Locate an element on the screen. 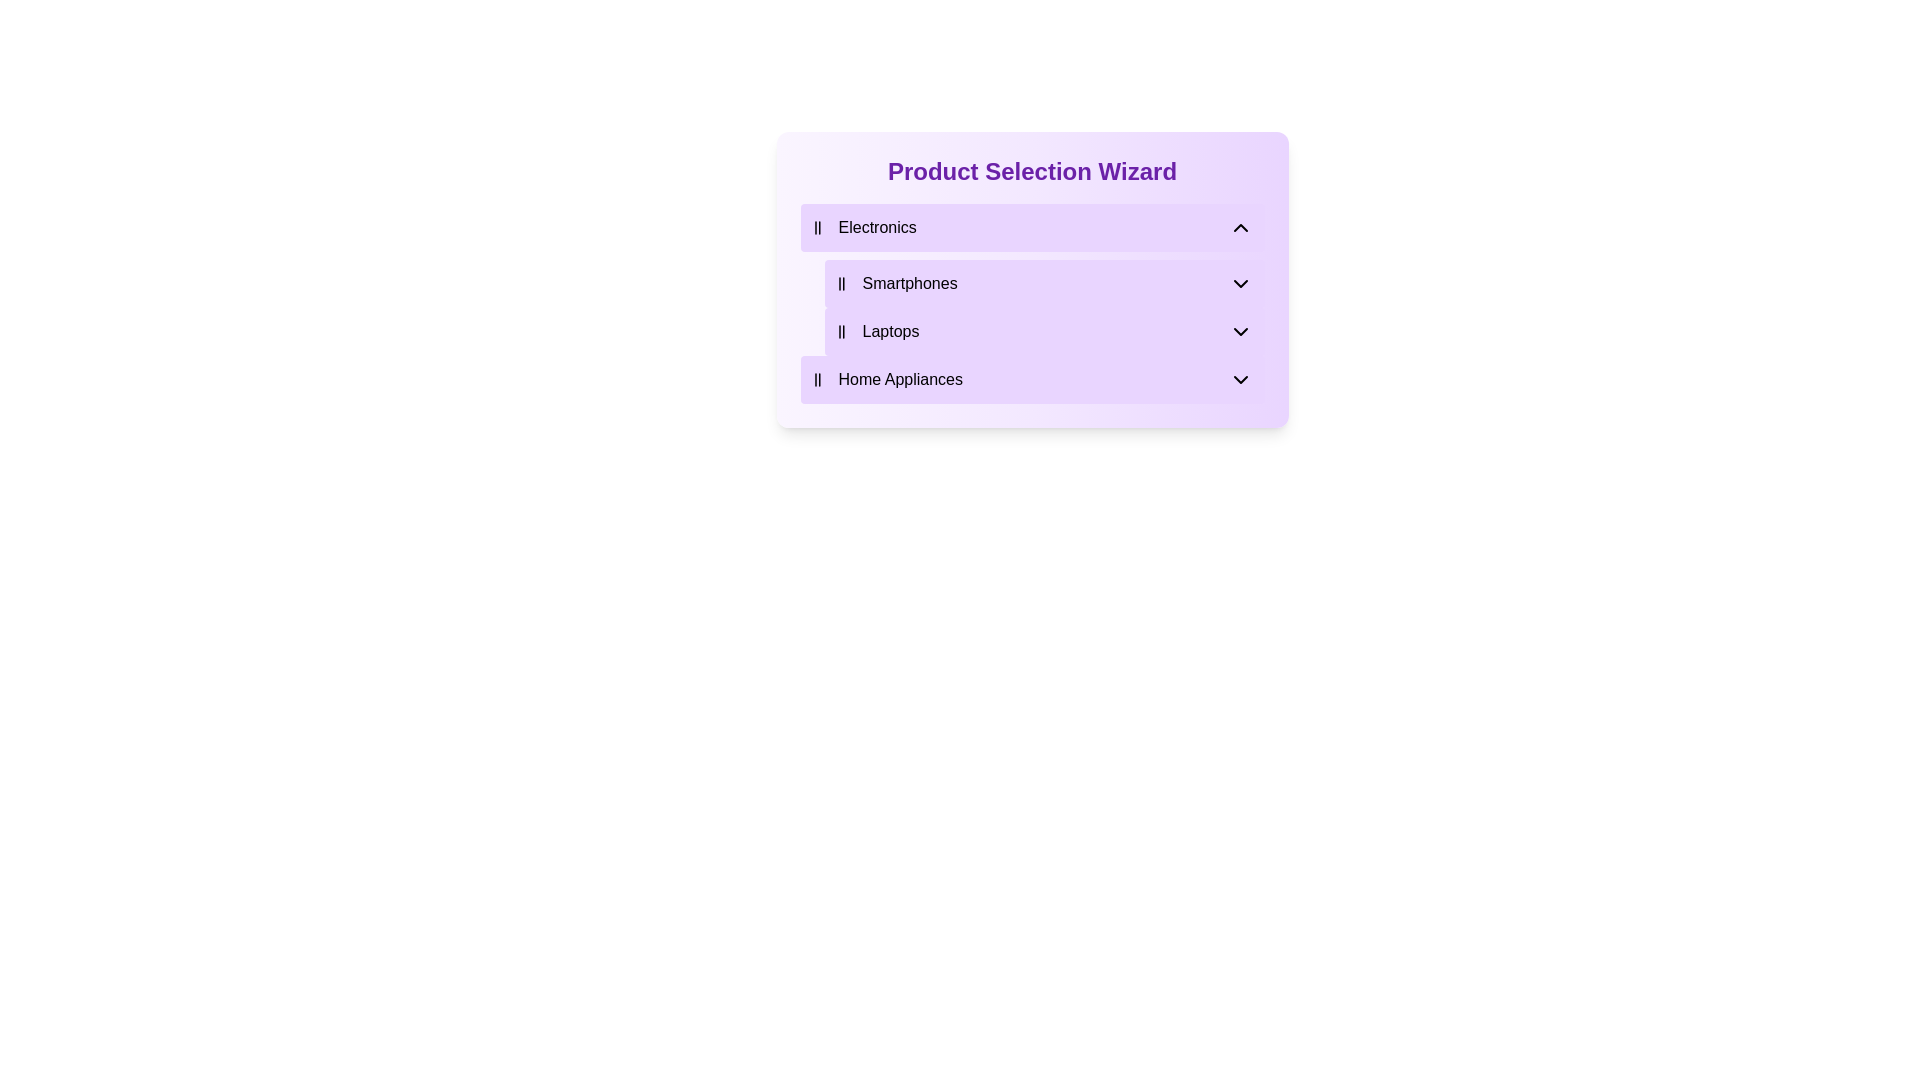  icon consisting of two vertical parallel lines located to the left of the text 'Laptops' in the 'Electronics' category is located at coordinates (845, 330).